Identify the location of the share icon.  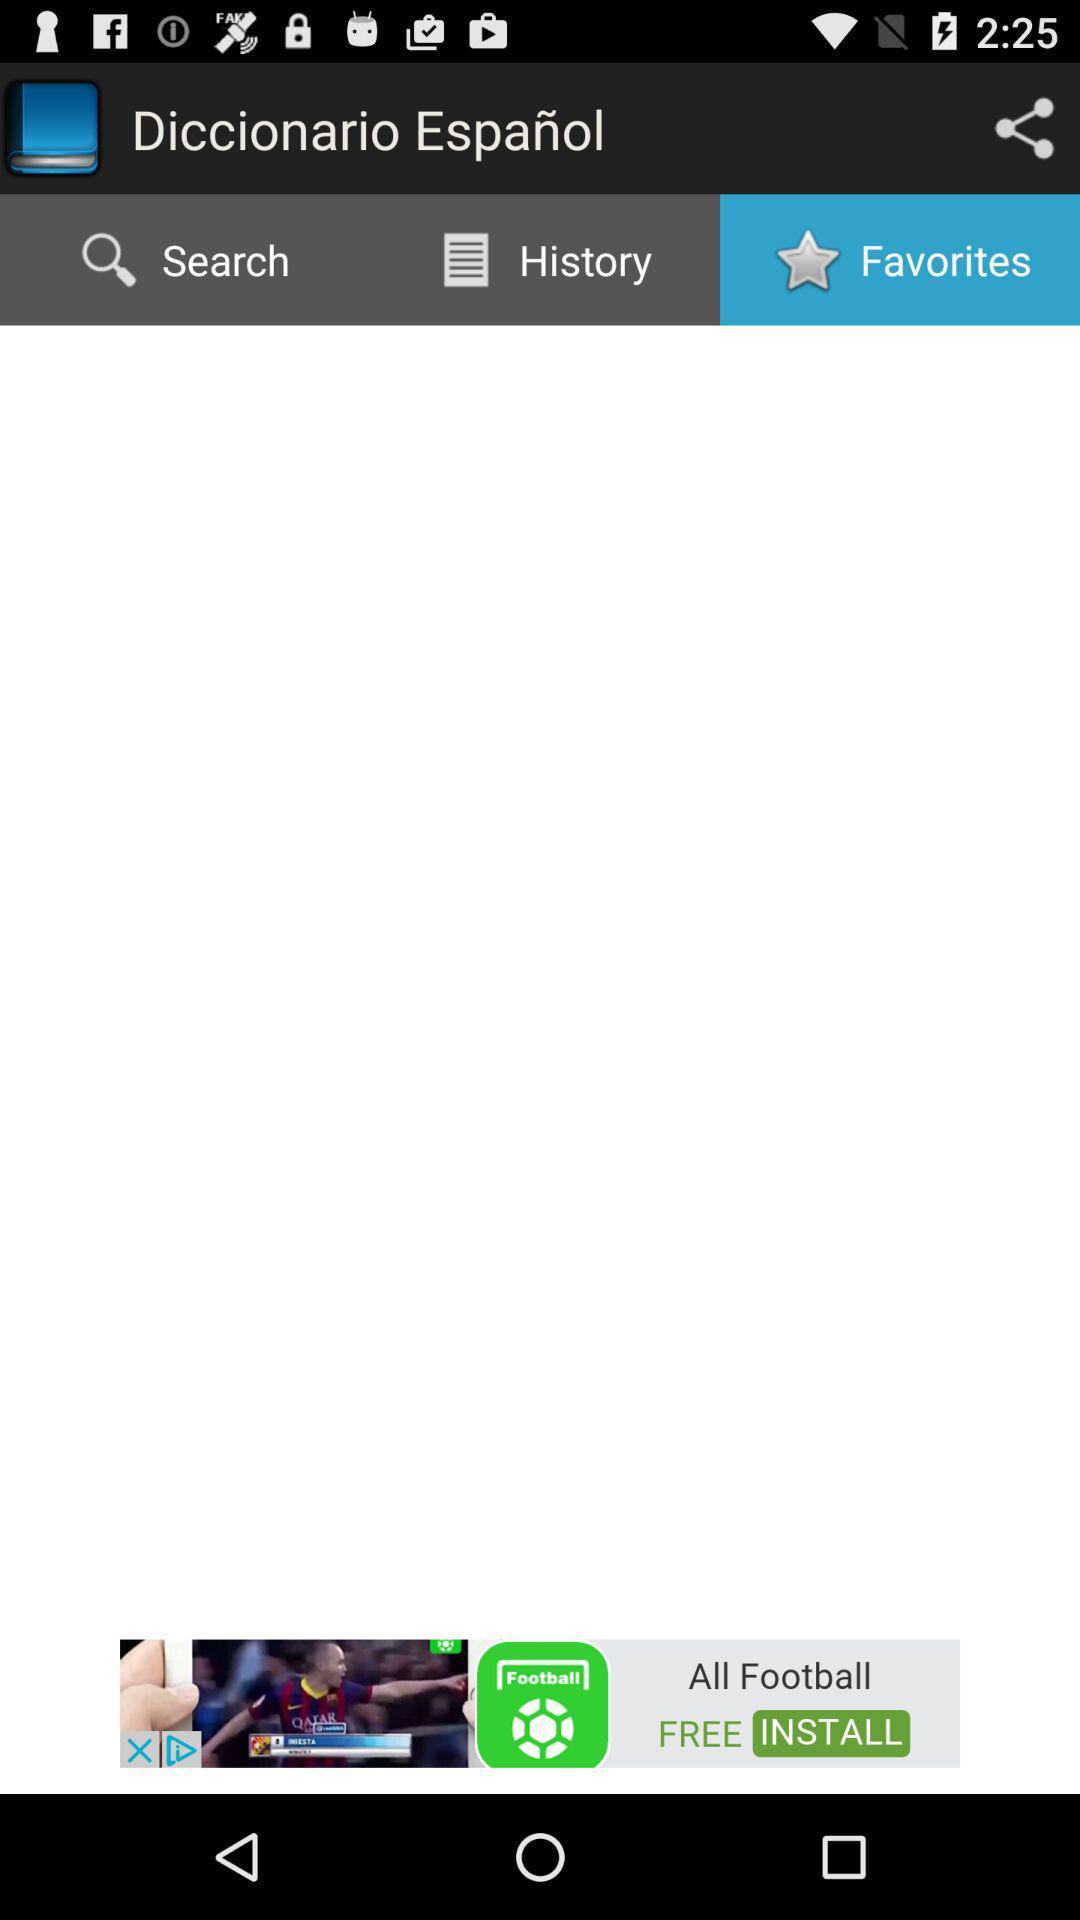
(1024, 136).